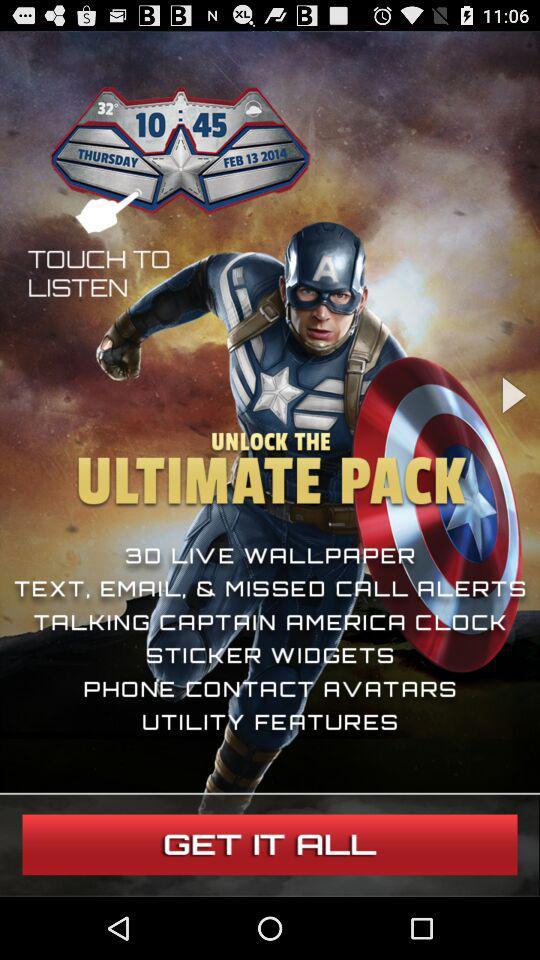  What do you see at coordinates (513, 422) in the screenshot?
I see `the play icon` at bounding box center [513, 422].